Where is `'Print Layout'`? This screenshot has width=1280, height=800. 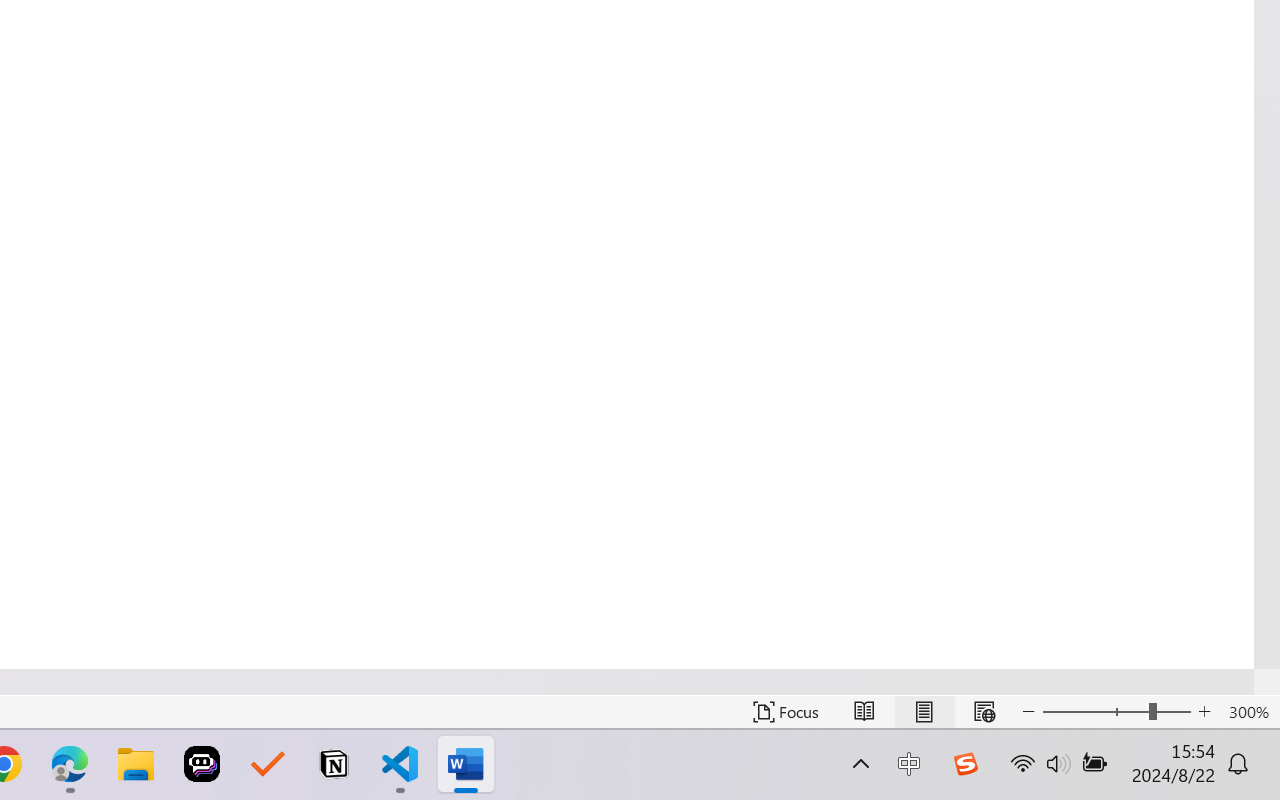
'Print Layout' is located at coordinates (923, 711).